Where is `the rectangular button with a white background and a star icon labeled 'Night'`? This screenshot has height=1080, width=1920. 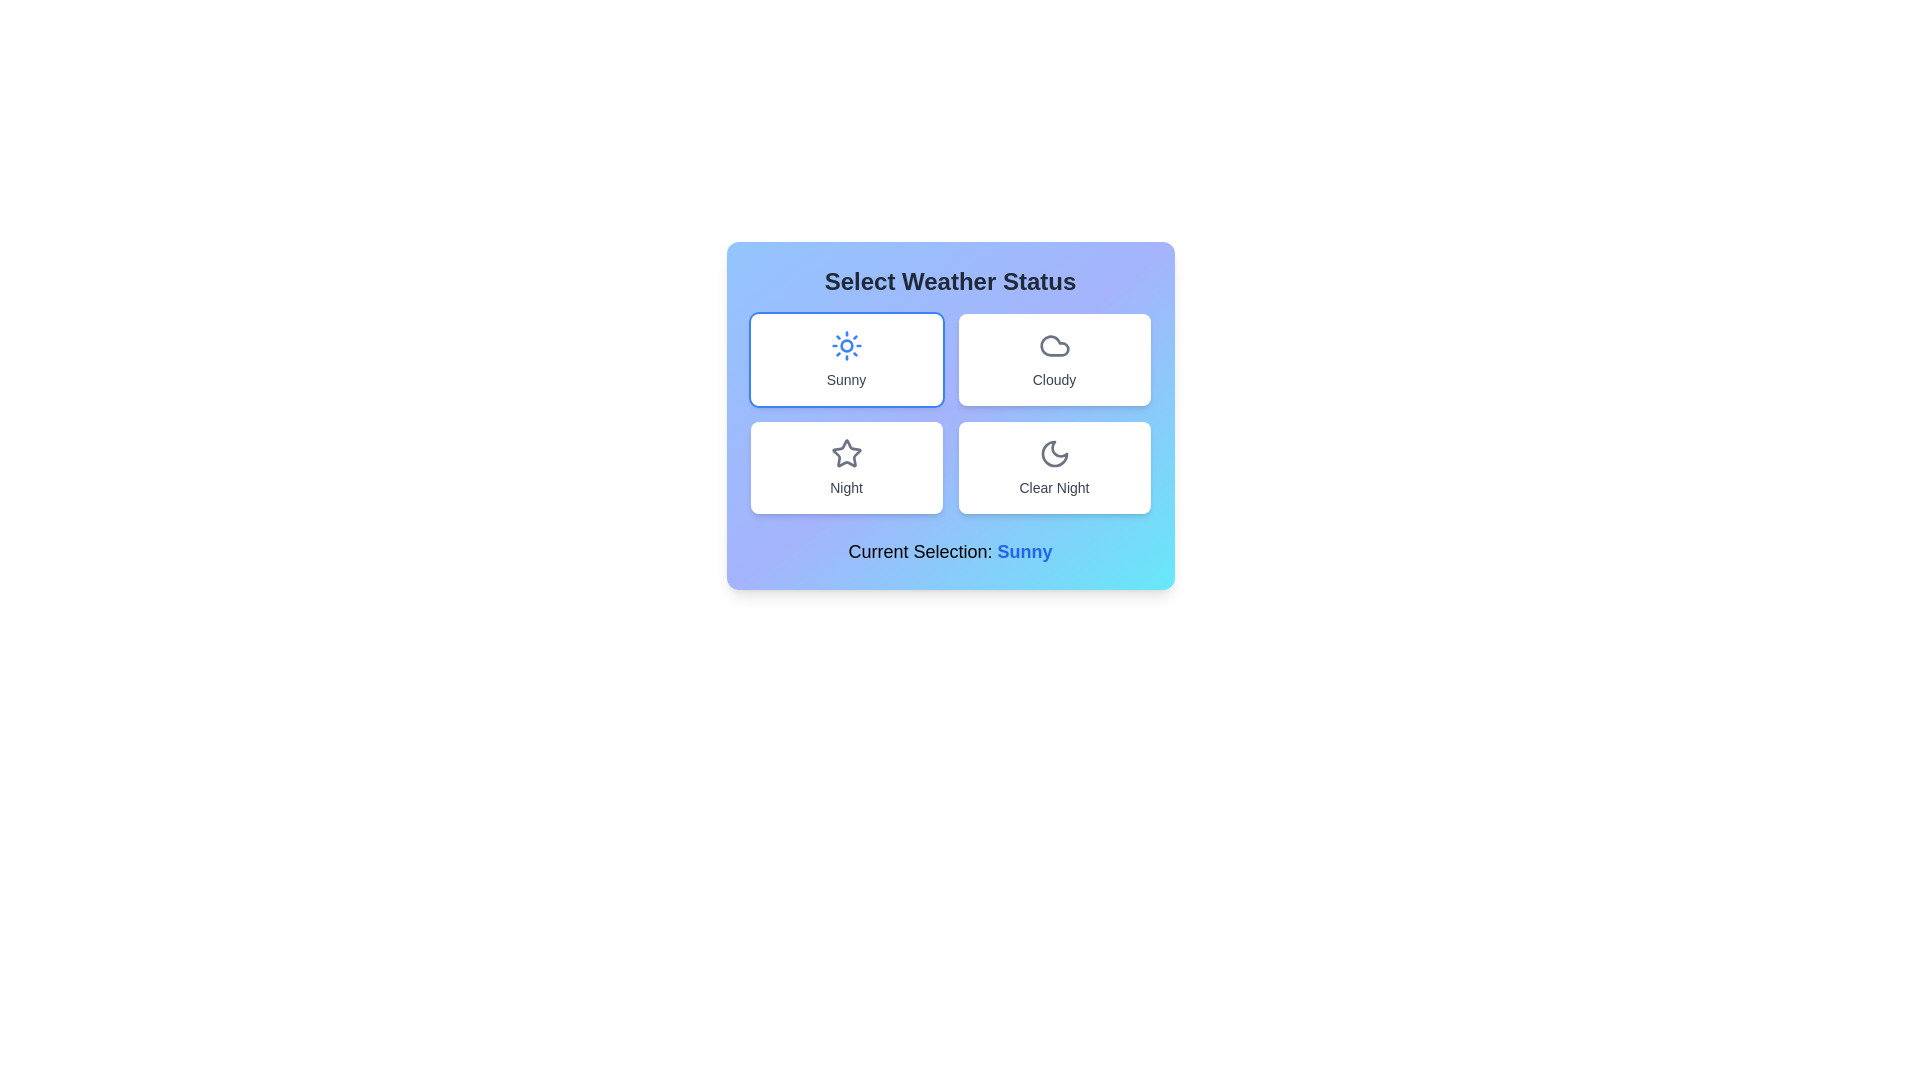 the rectangular button with a white background and a star icon labeled 'Night' is located at coordinates (846, 467).